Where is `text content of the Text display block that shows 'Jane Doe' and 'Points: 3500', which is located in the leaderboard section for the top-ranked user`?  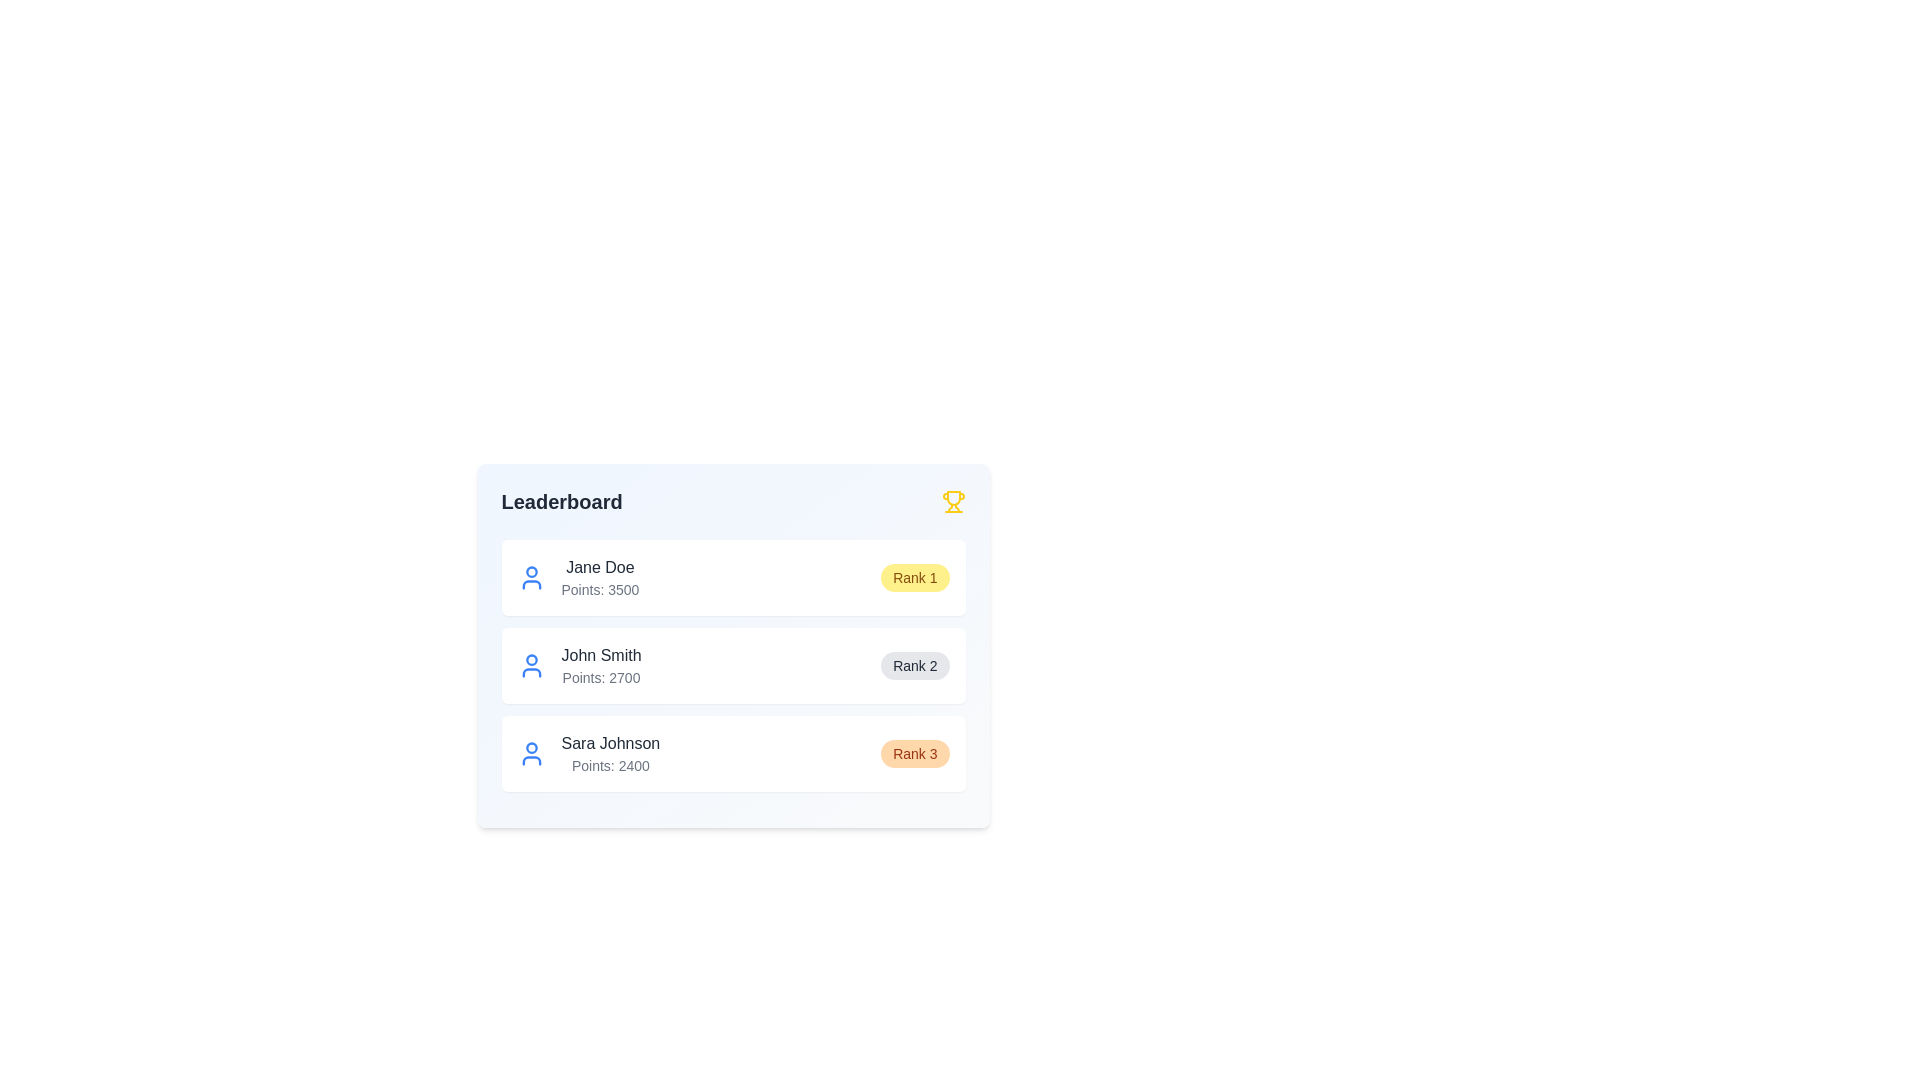
text content of the Text display block that shows 'Jane Doe' and 'Points: 3500', which is located in the leaderboard section for the top-ranked user is located at coordinates (599, 578).